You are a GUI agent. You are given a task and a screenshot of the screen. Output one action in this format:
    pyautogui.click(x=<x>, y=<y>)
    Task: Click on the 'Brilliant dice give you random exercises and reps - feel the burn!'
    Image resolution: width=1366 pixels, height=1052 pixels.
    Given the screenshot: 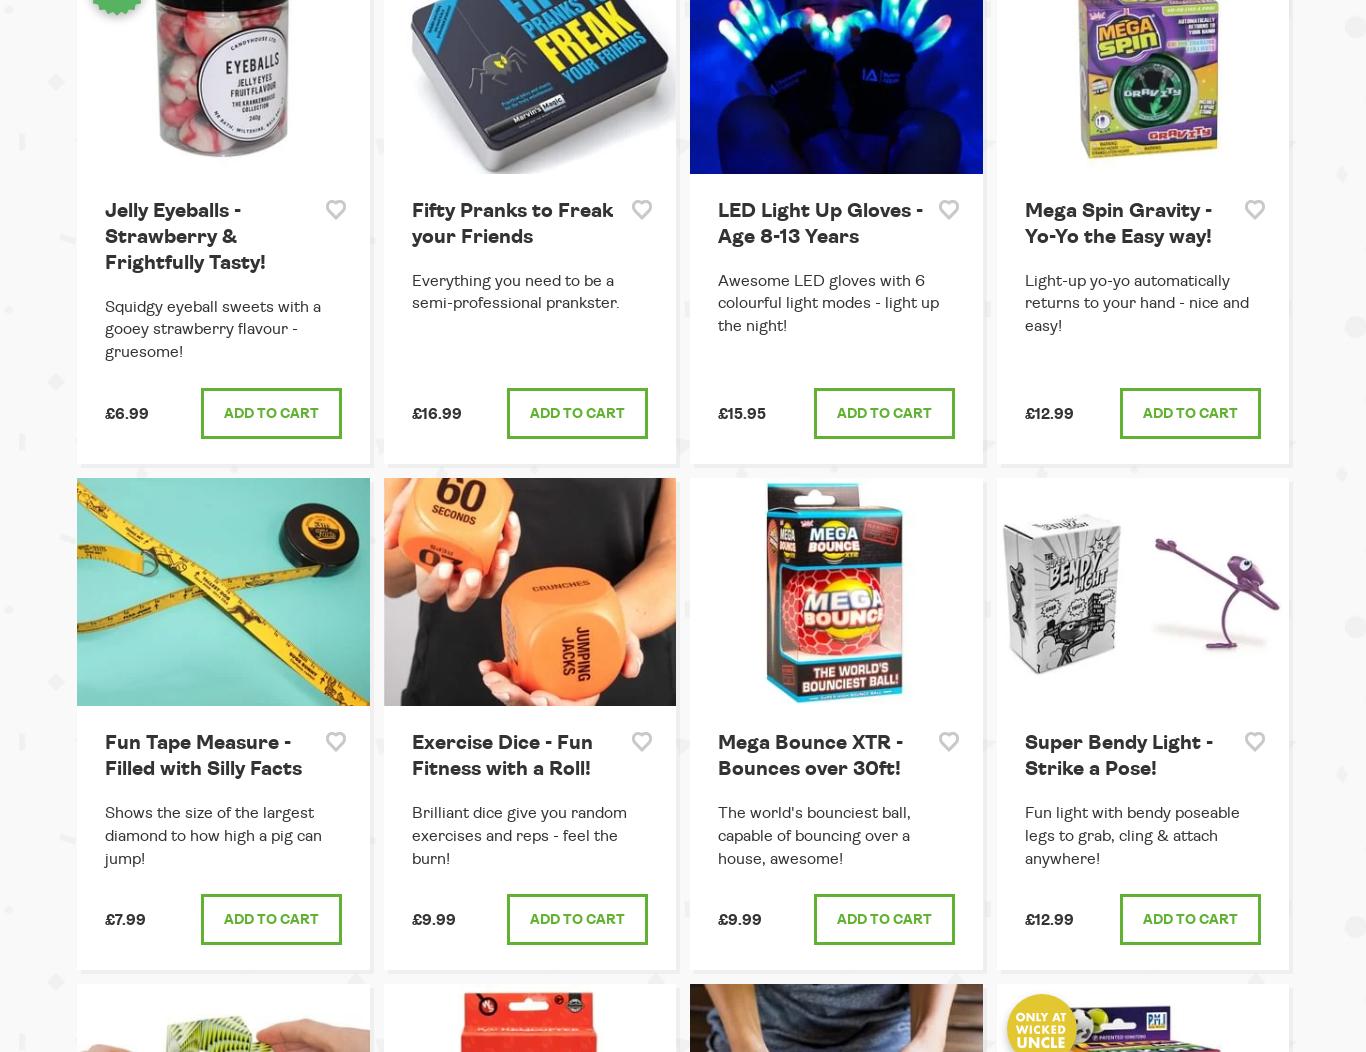 What is the action you would take?
    pyautogui.click(x=410, y=833)
    